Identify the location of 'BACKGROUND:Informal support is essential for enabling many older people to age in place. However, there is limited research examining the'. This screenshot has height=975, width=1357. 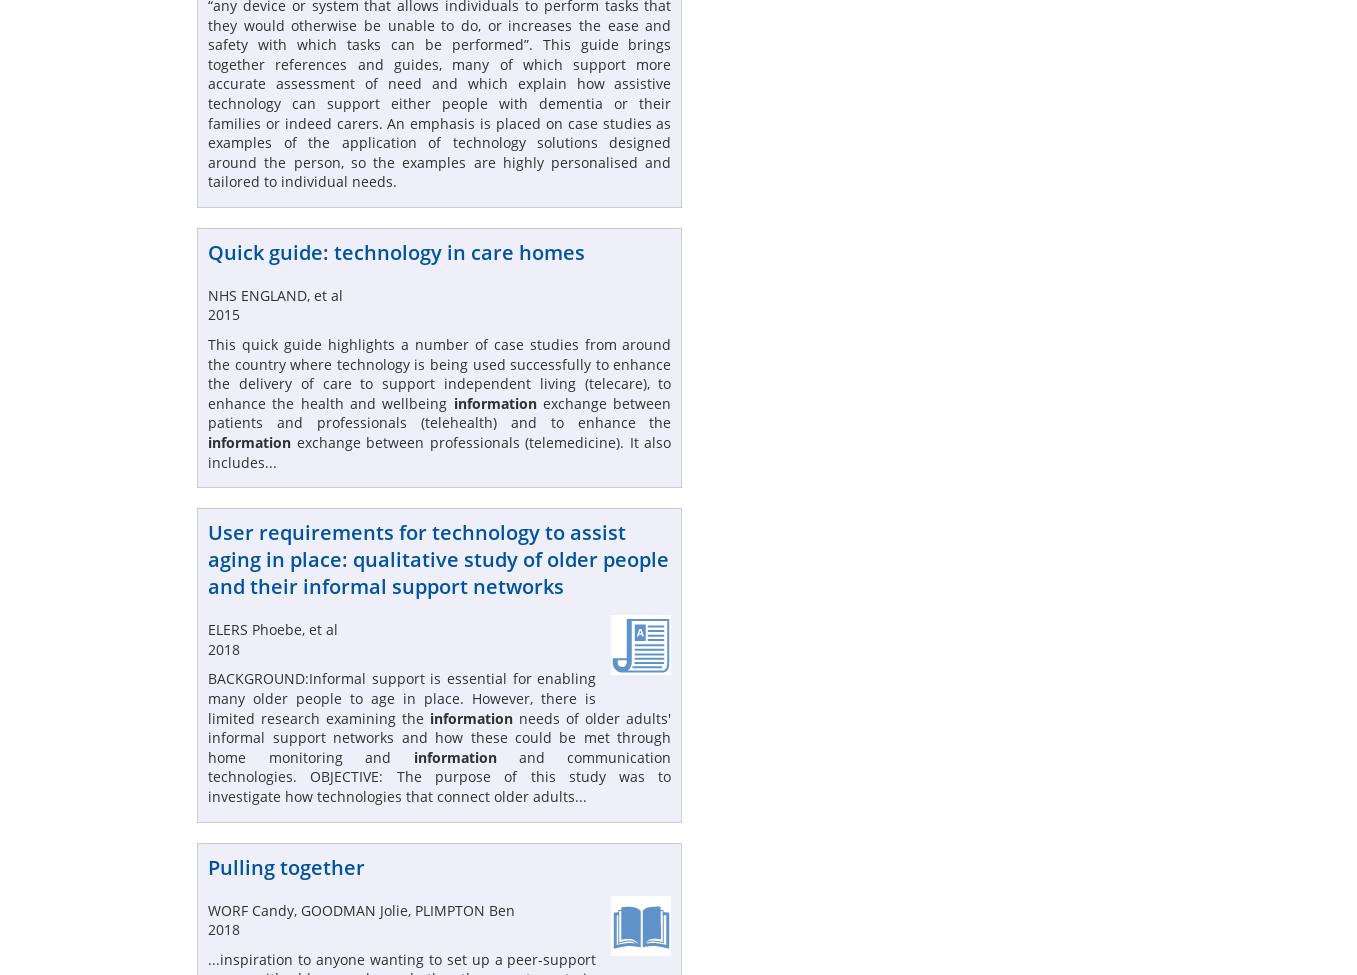
(401, 697).